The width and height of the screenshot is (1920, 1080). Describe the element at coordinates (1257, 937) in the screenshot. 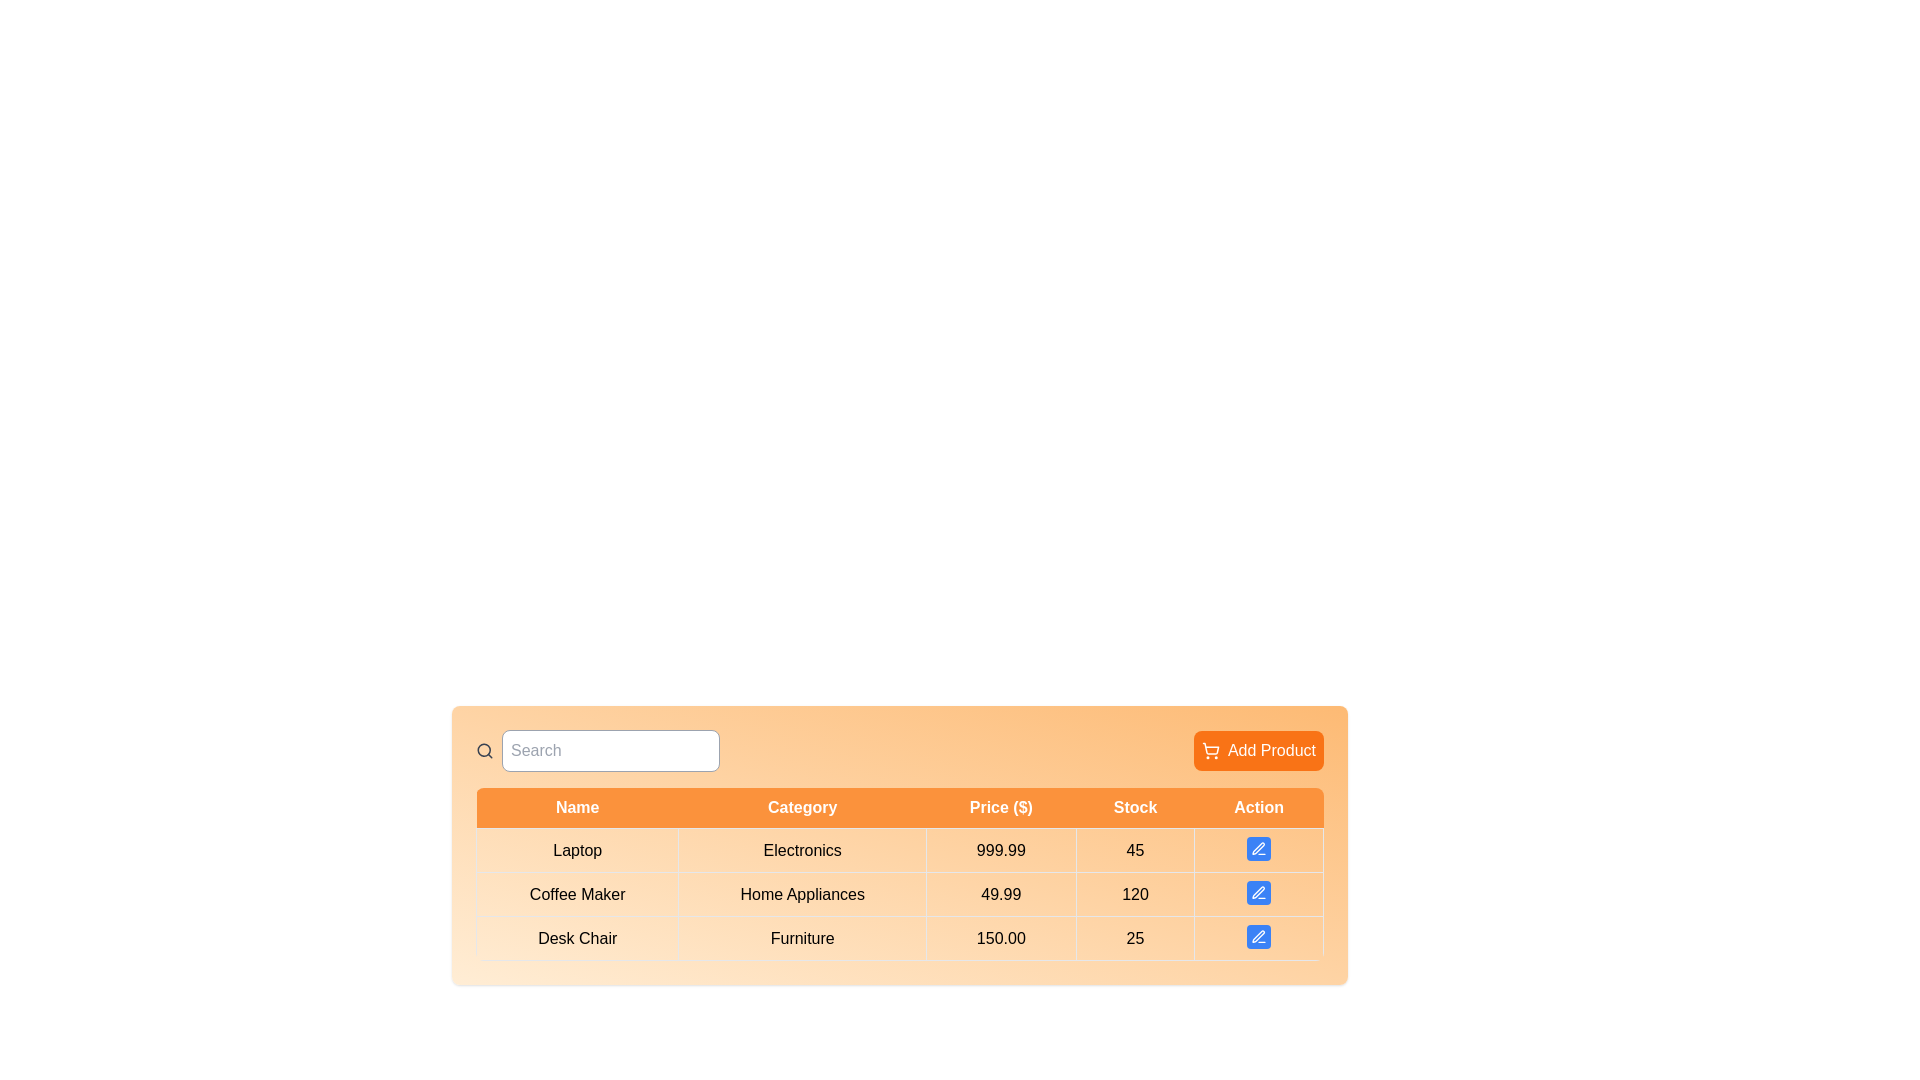

I see `the third pencil icon in the 'Action' column` at that location.